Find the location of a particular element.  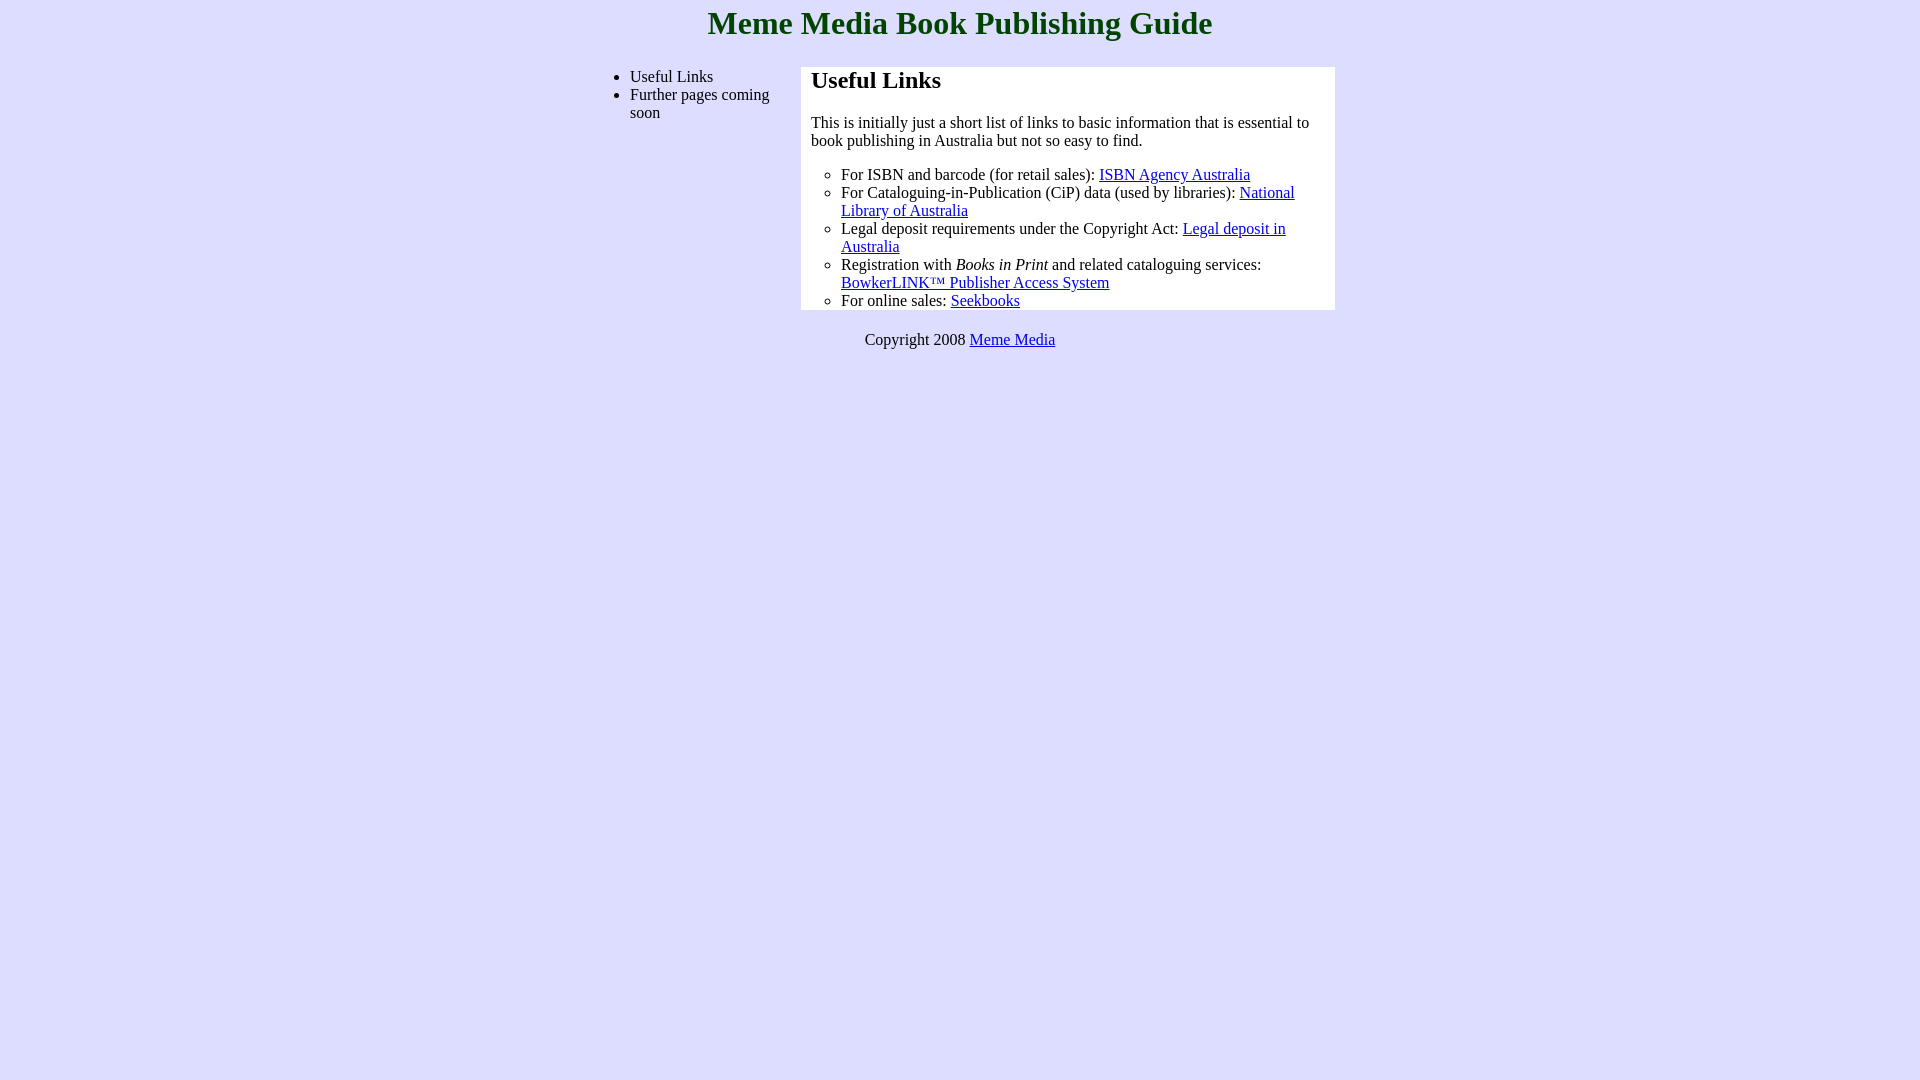

'Legal deposit in Australia' is located at coordinates (1062, 236).